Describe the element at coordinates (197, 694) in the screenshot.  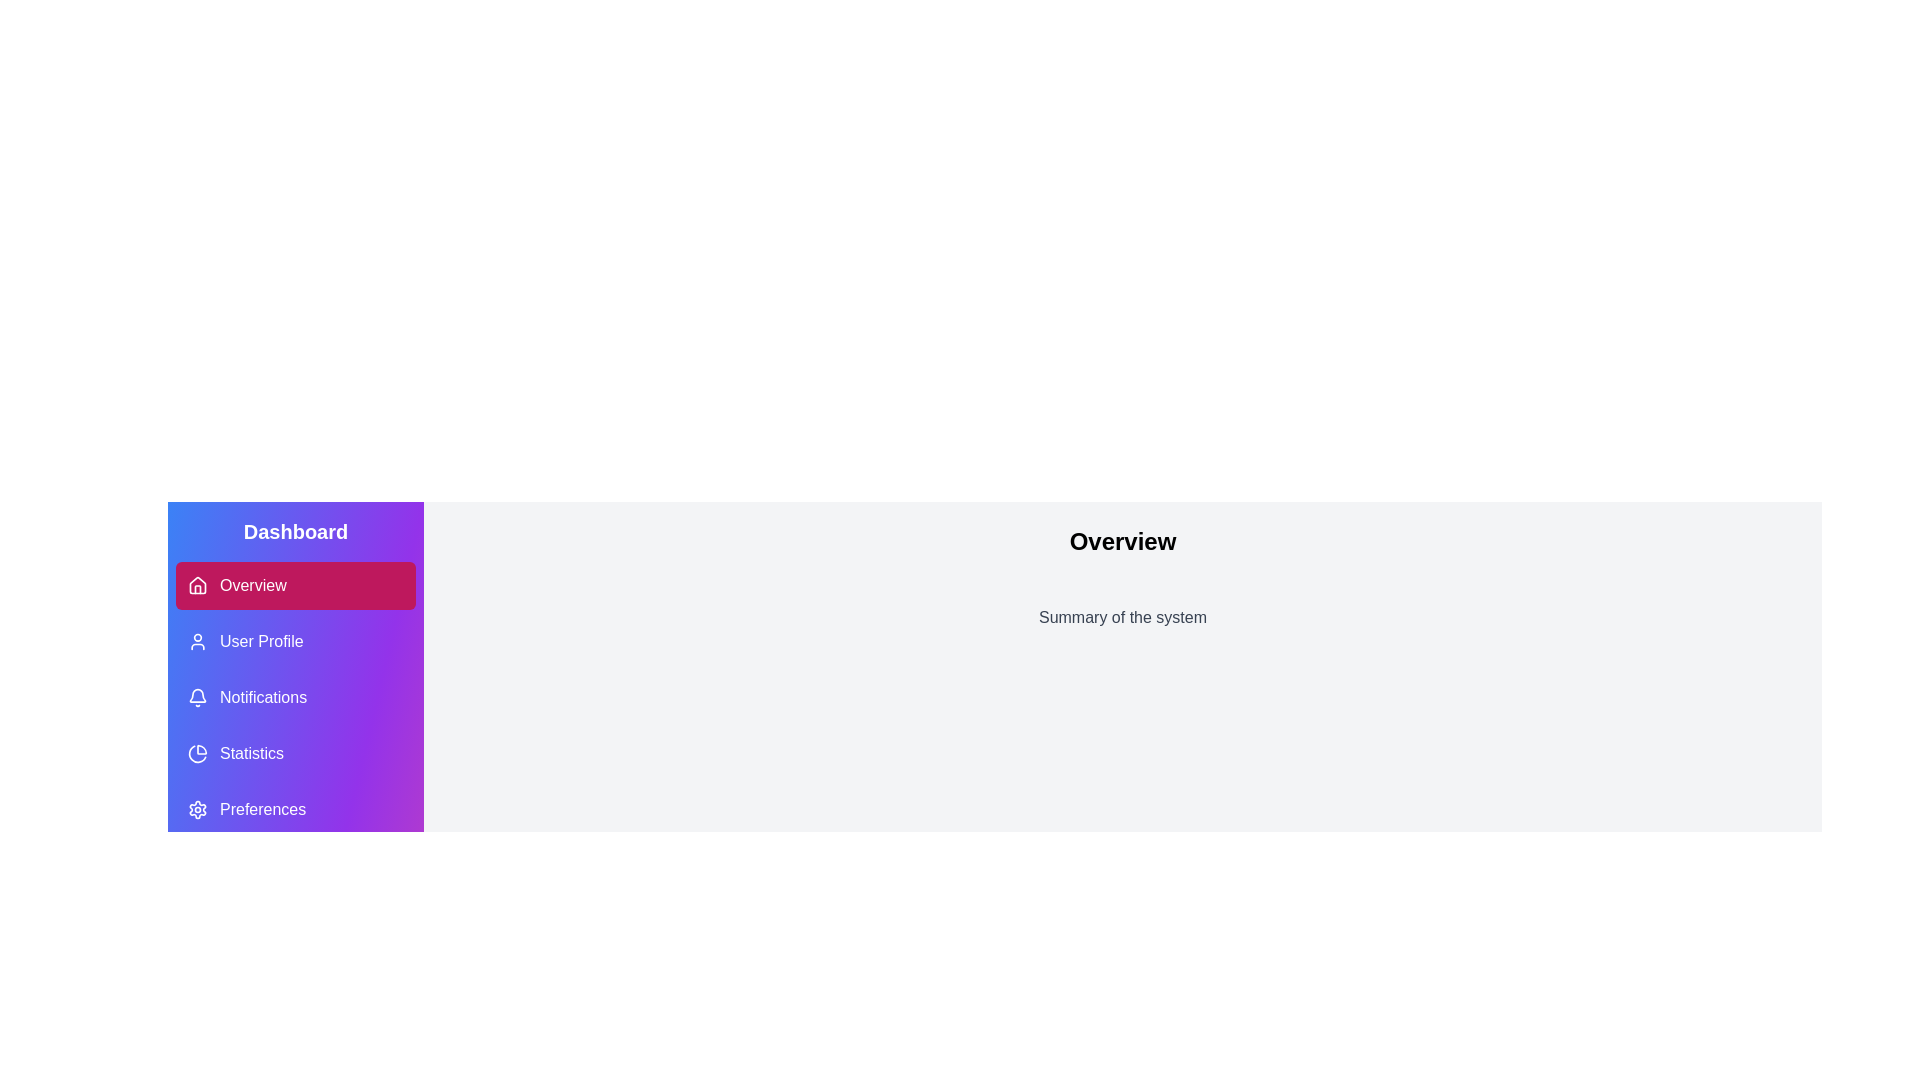
I see `bell icon located to the left of the 'Notifications' text in the sidebar, which is styled with a clean design and positioned between 'User Profile' and 'Statistics'` at that location.